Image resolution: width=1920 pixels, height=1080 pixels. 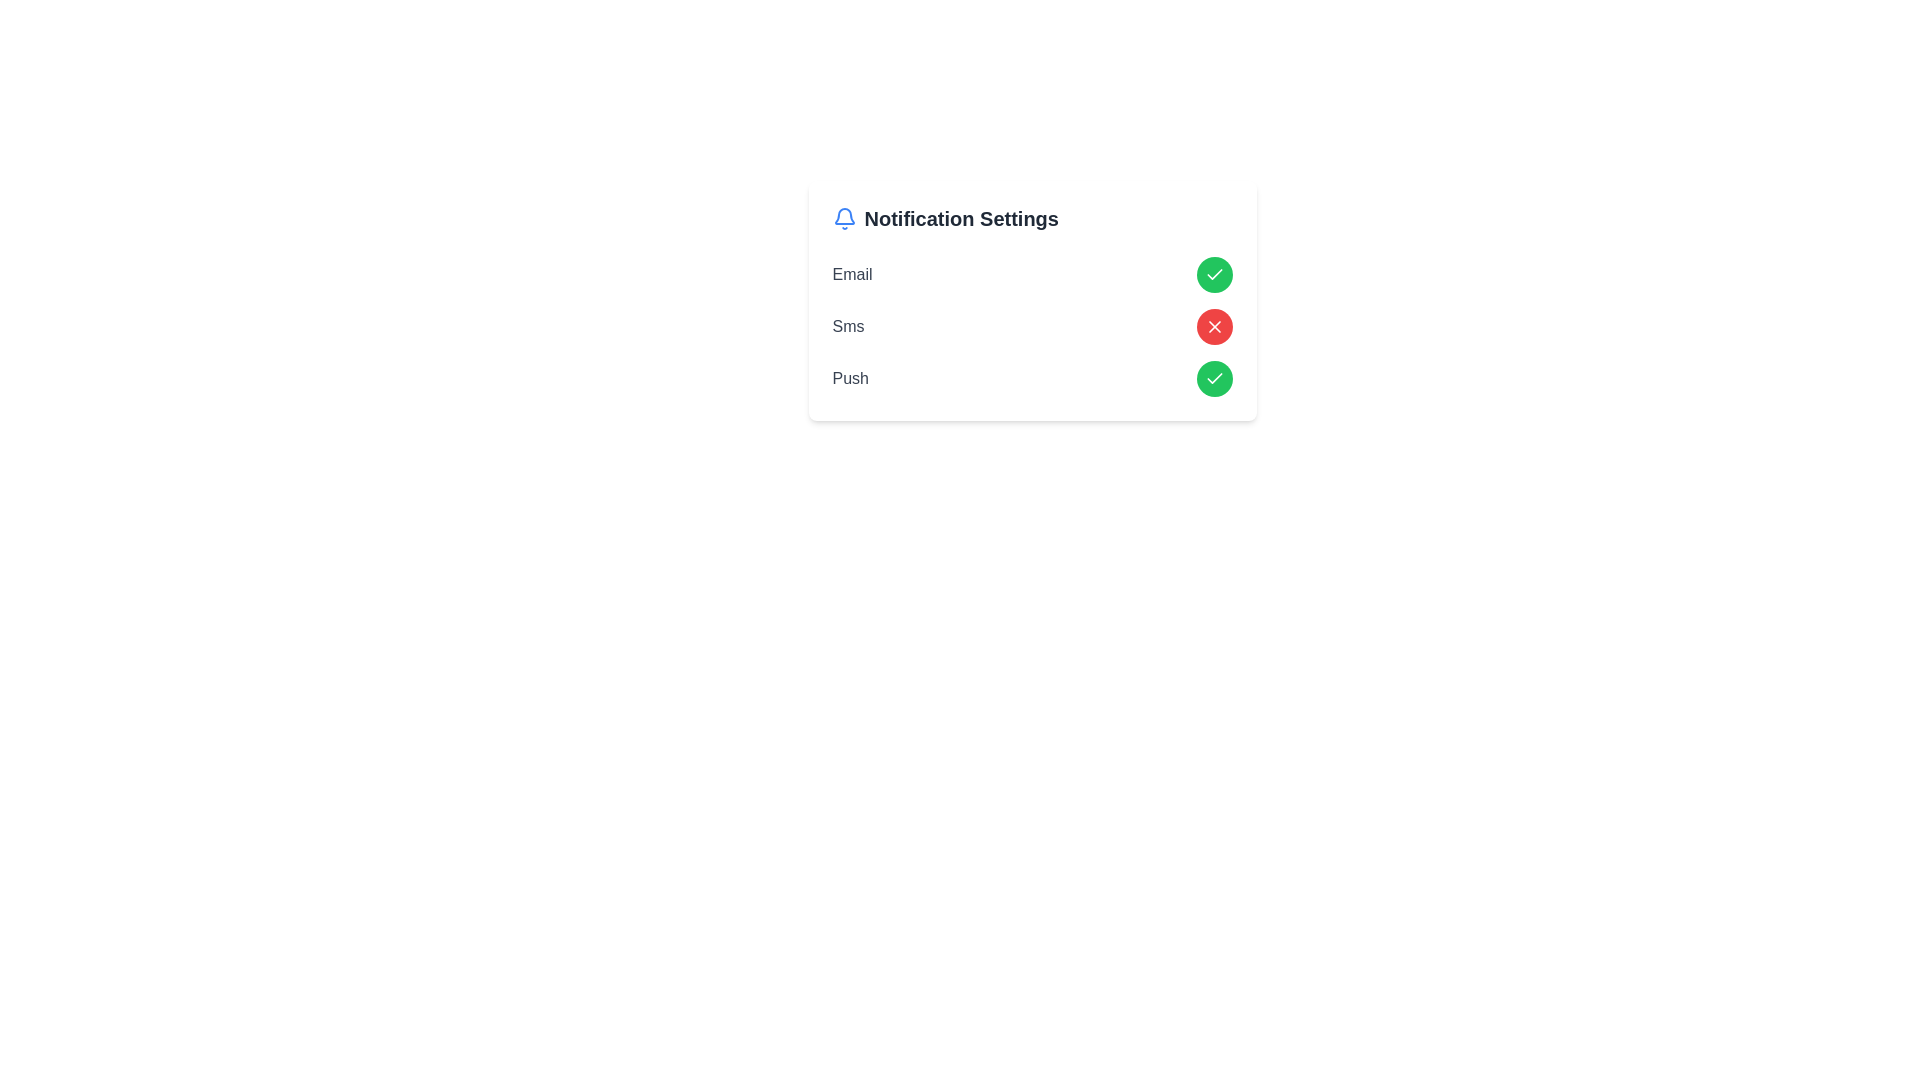 I want to click on the toggle or delete button associated with the 'Sms' notification option, so click(x=1213, y=326).